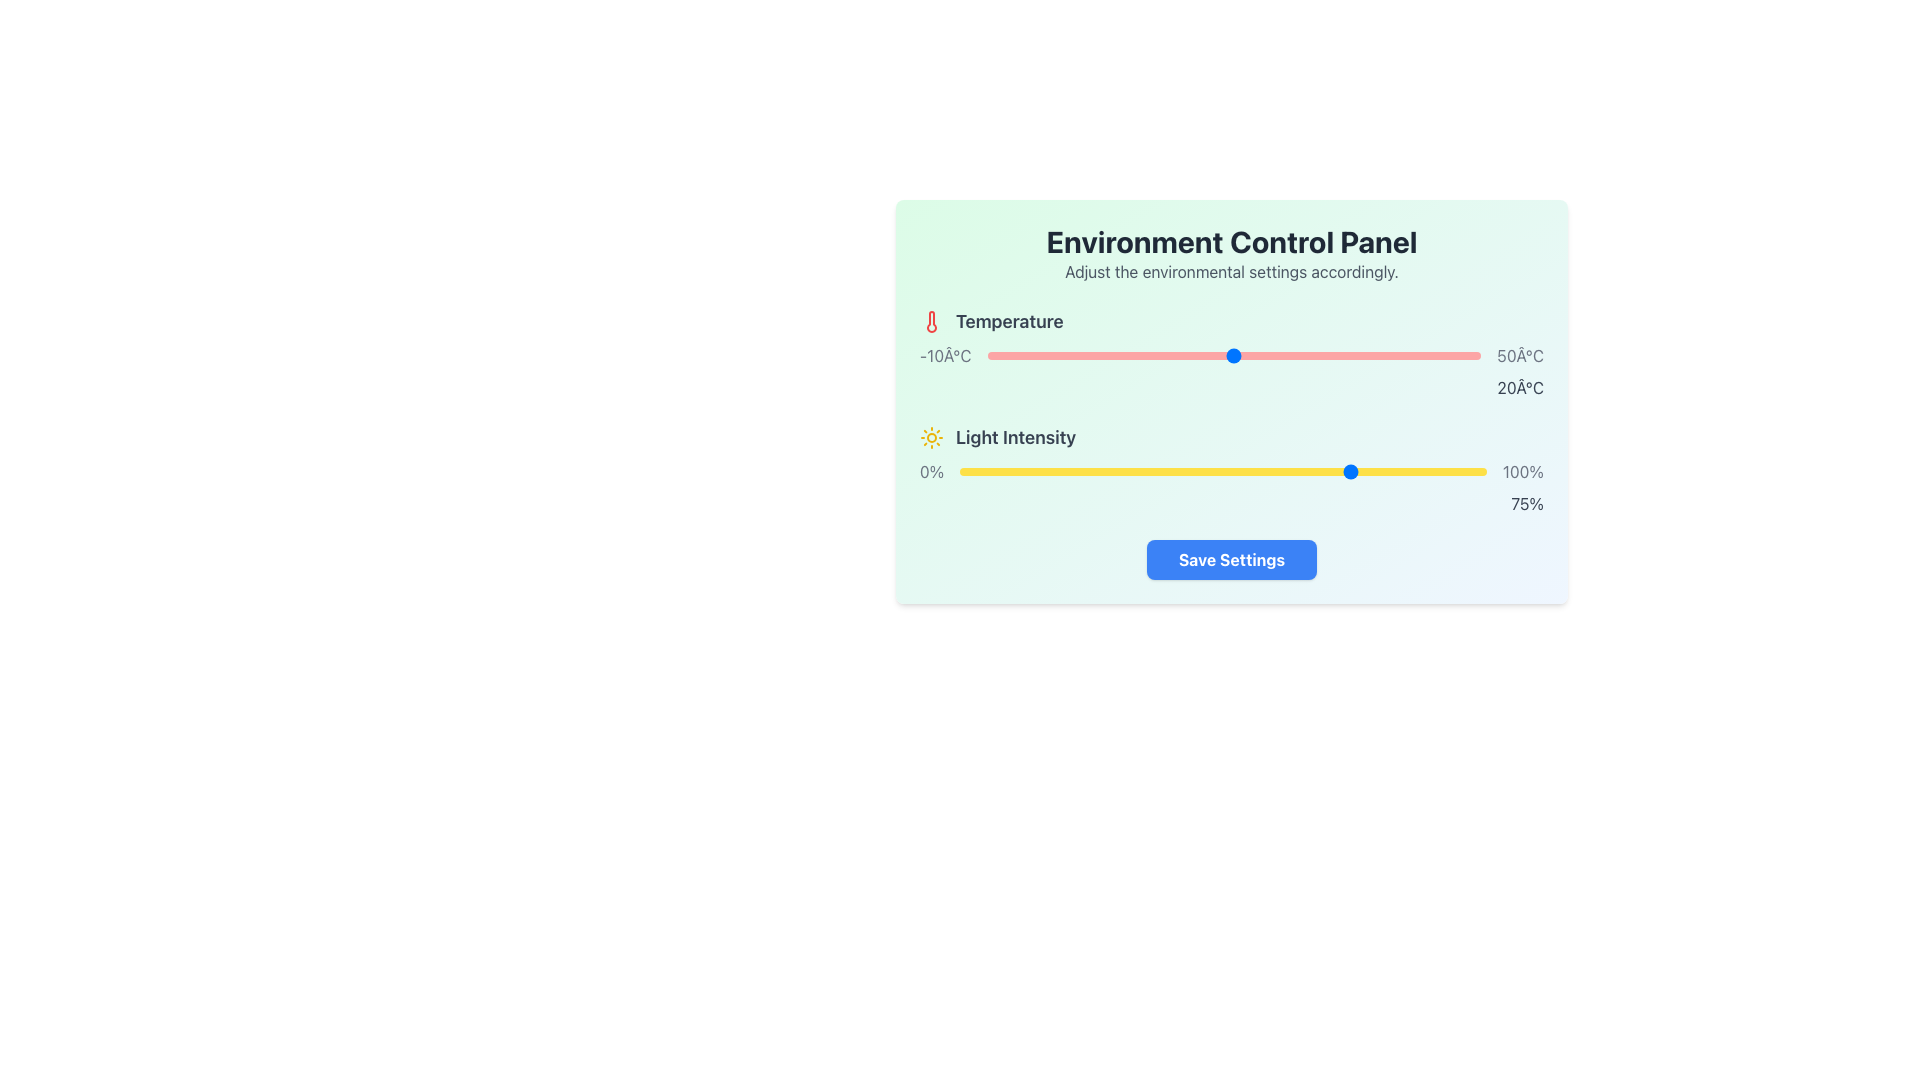 Image resolution: width=1920 pixels, height=1080 pixels. I want to click on light intensity, so click(1007, 471).